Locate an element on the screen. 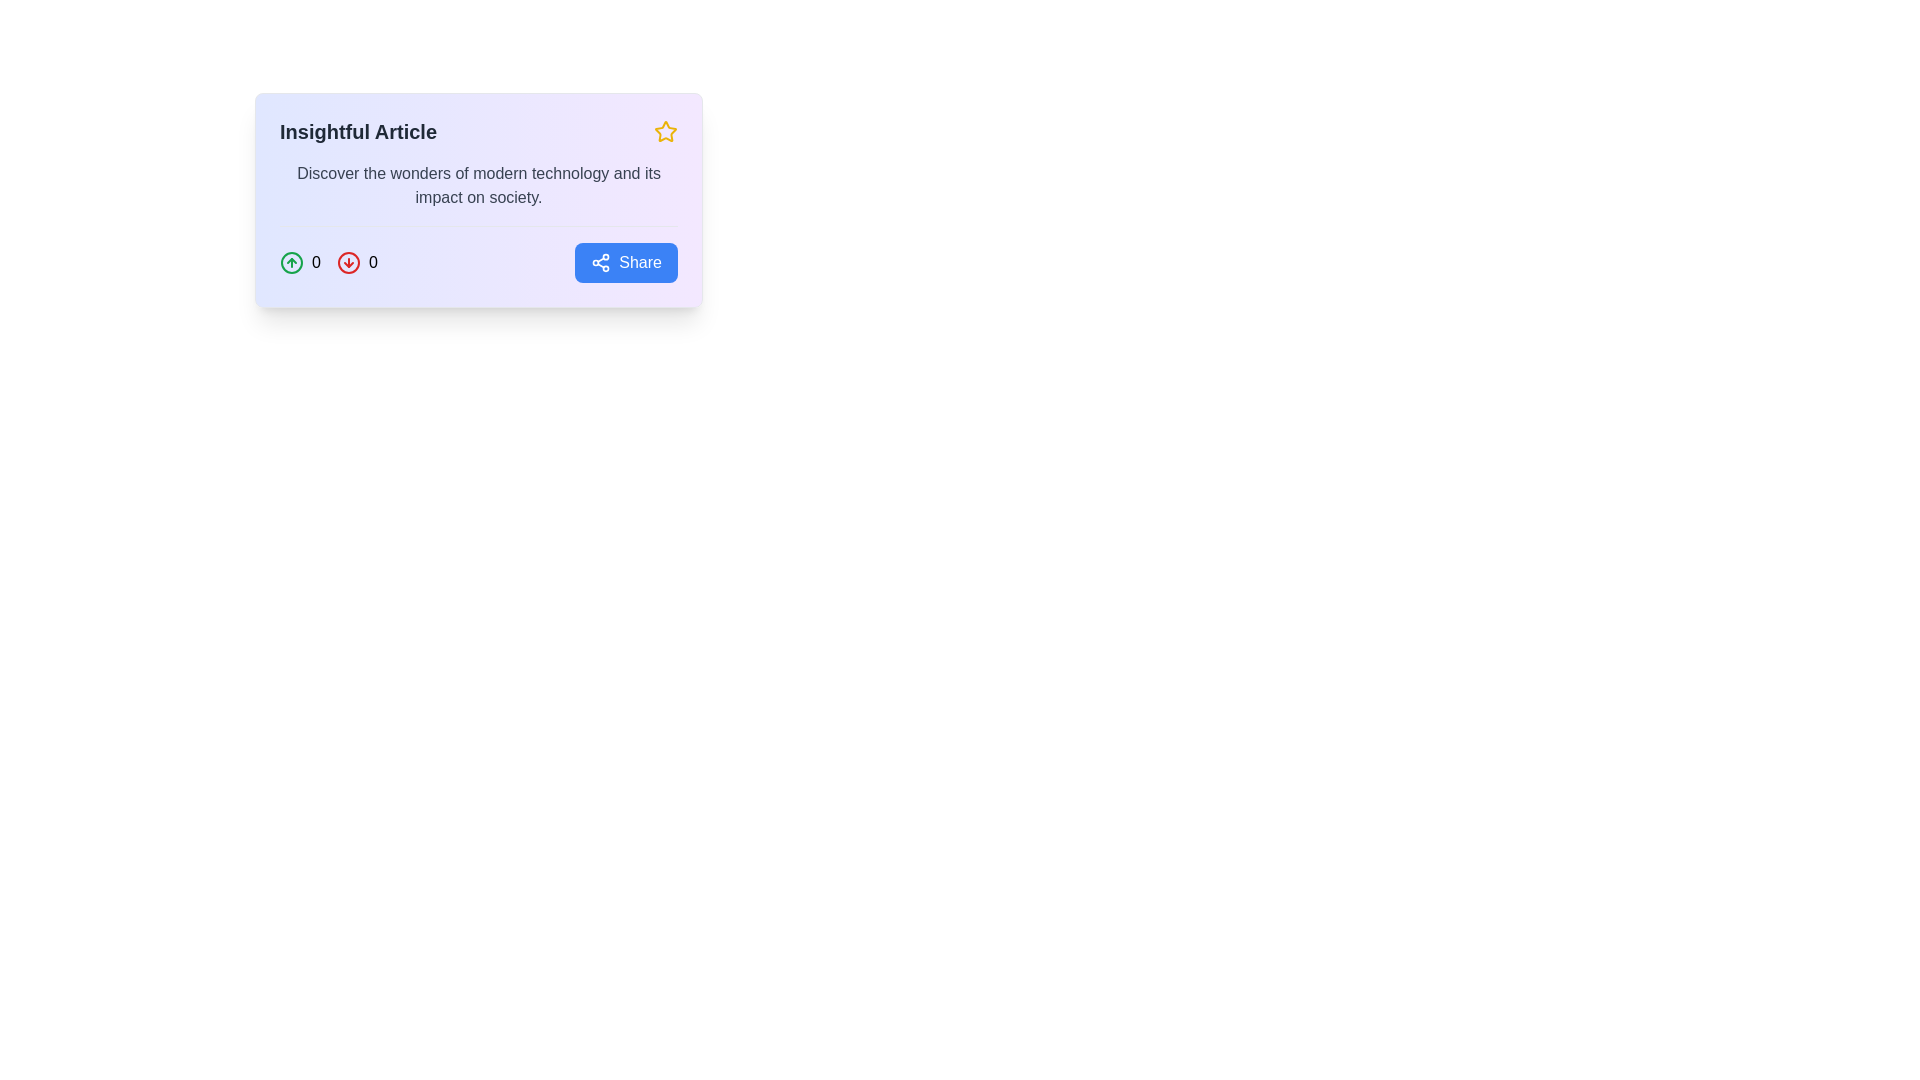  the star icon with a yellow outline is located at coordinates (665, 131).